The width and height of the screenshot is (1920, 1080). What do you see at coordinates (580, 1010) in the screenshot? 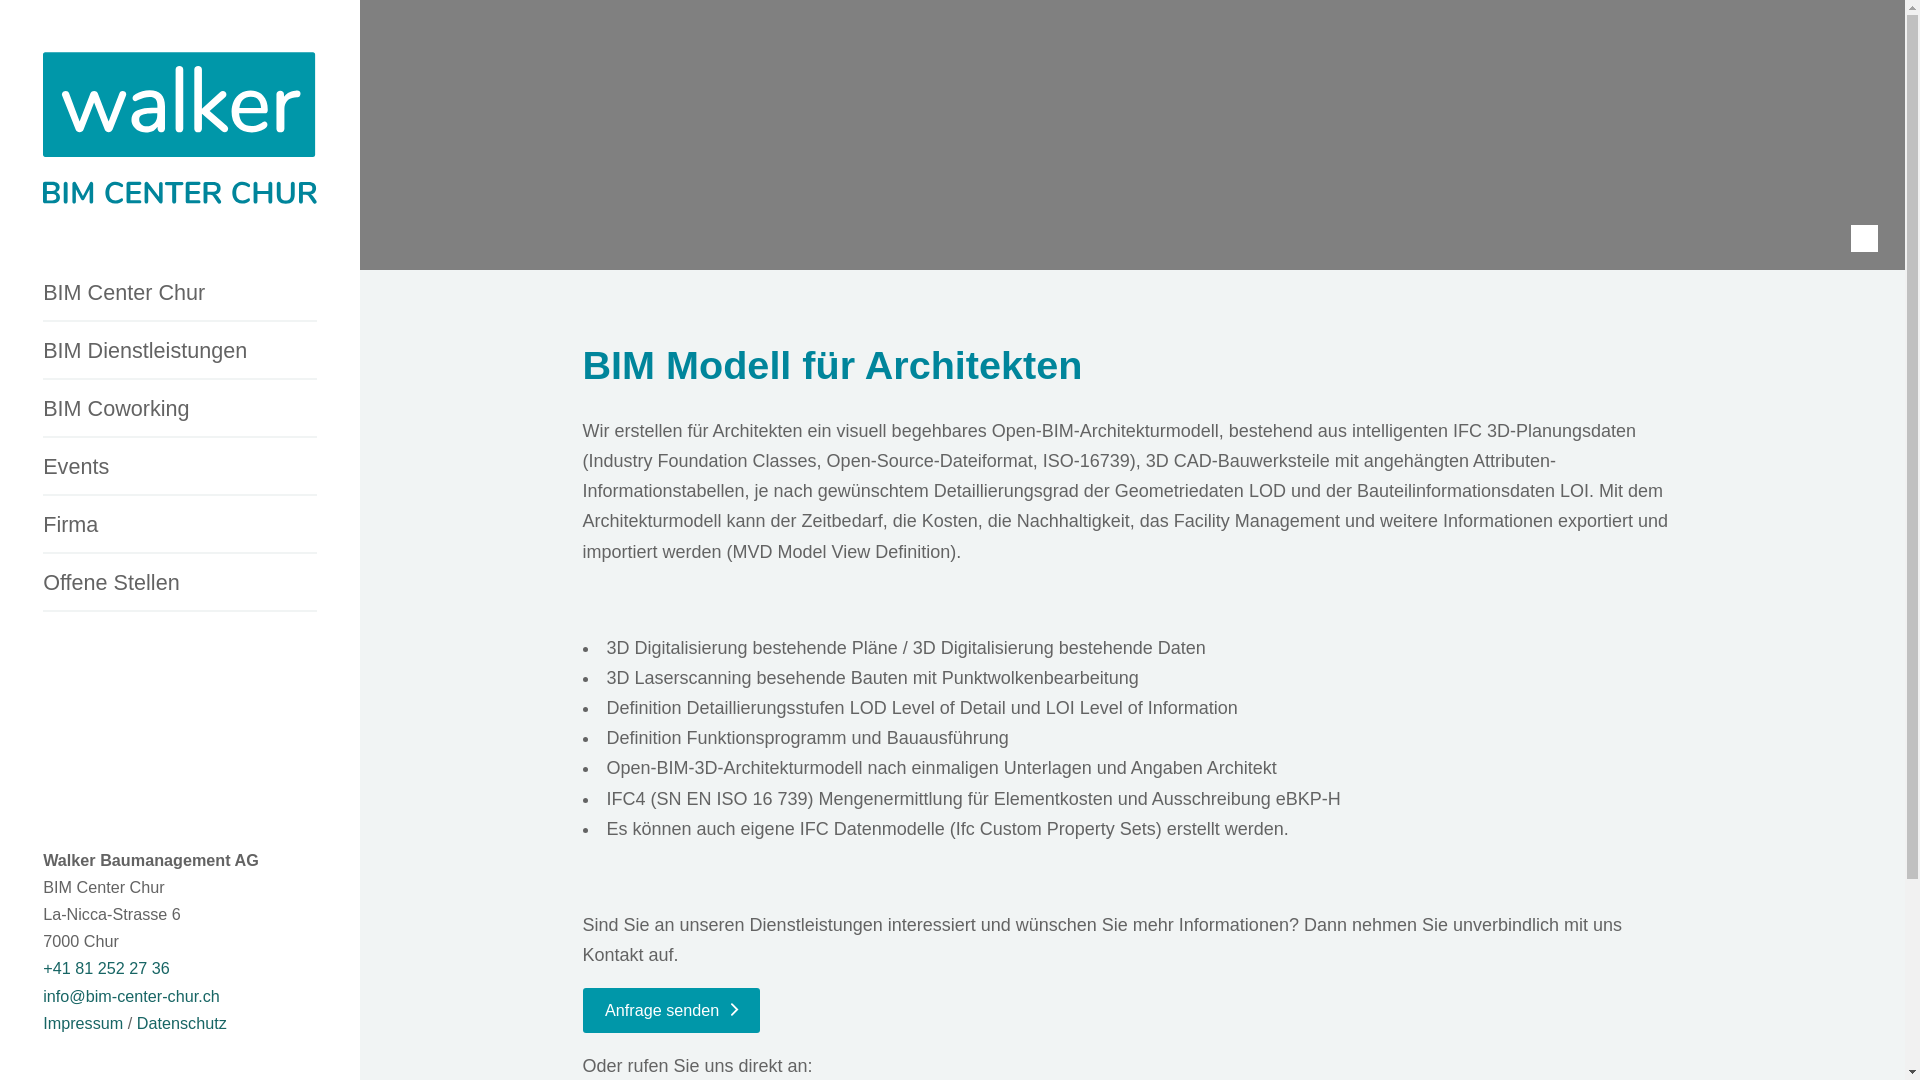
I see `'Anfrage senden'` at bounding box center [580, 1010].